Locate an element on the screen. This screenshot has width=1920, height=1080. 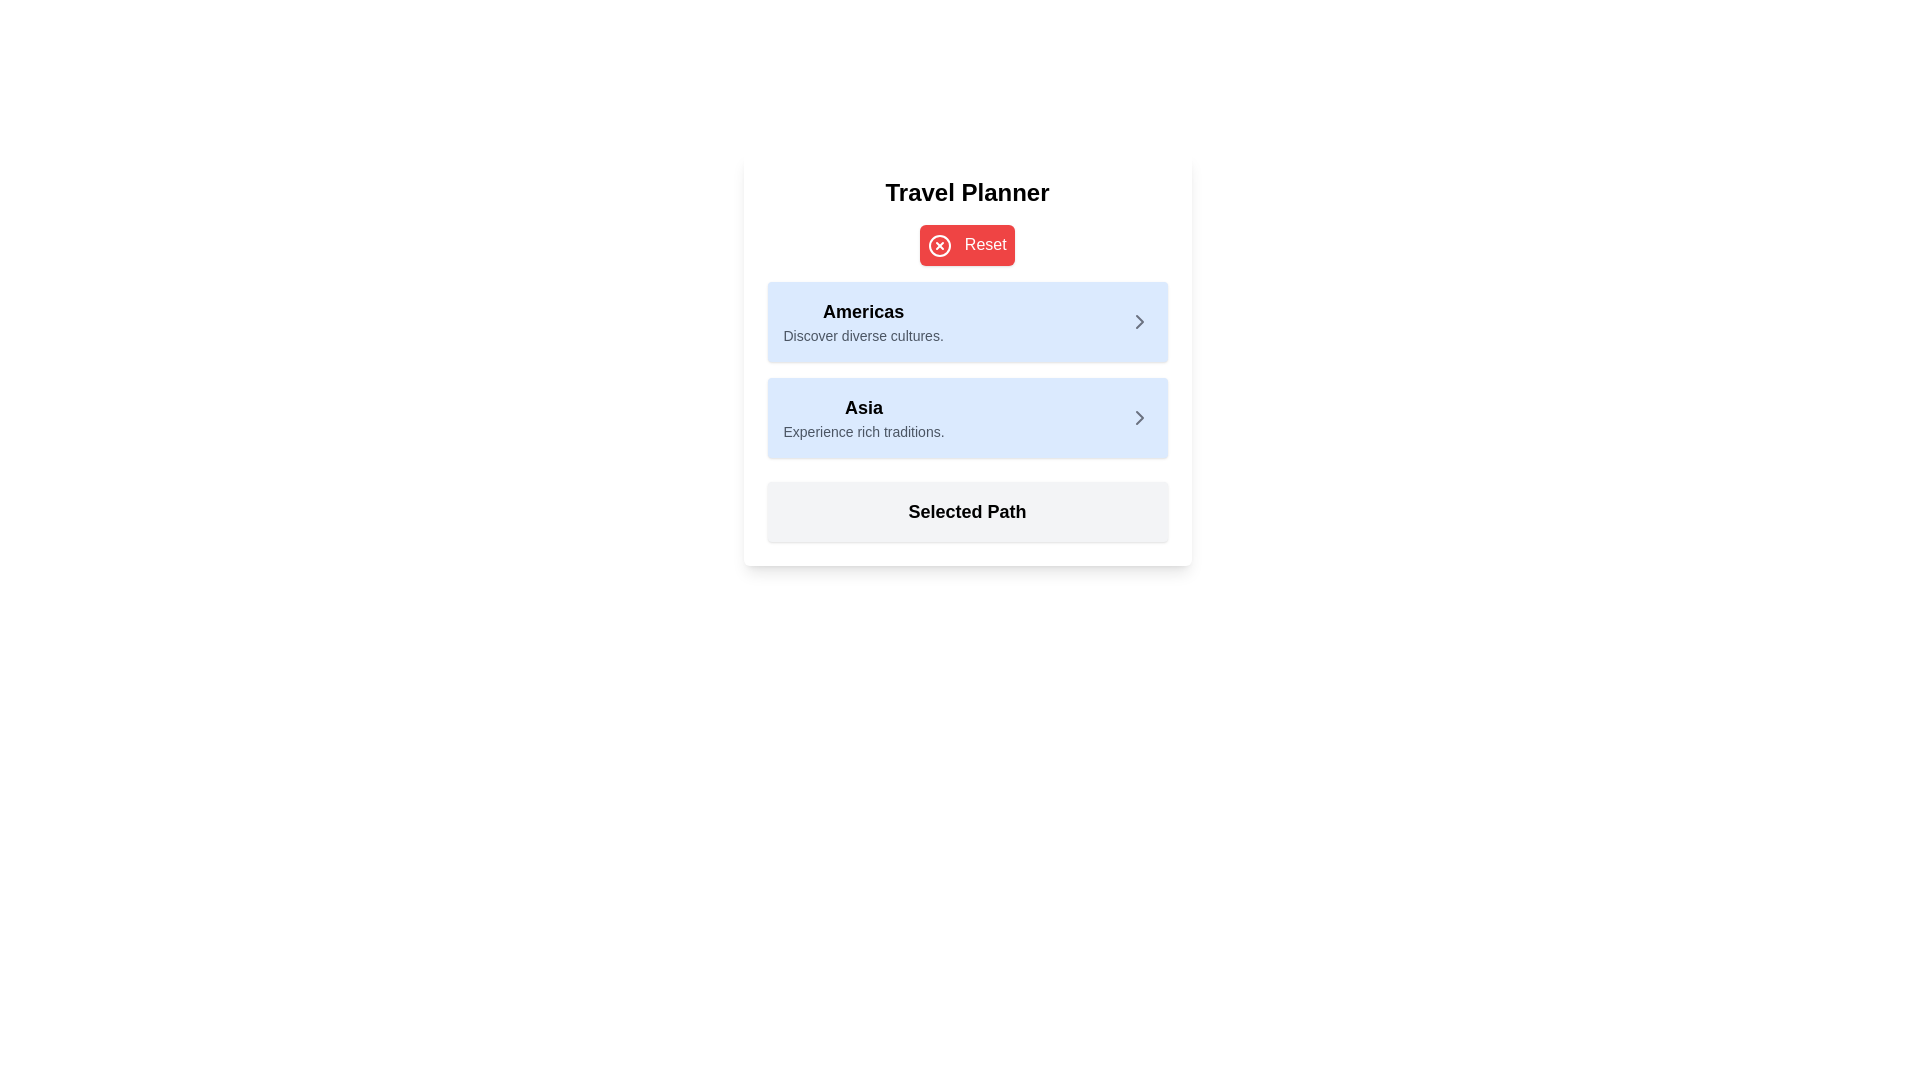
the right-pointing chevron icon styled in gray, located within the light blue rectangular background of the second menu item labeled 'Asia\nExperience rich traditions.' is located at coordinates (1139, 416).